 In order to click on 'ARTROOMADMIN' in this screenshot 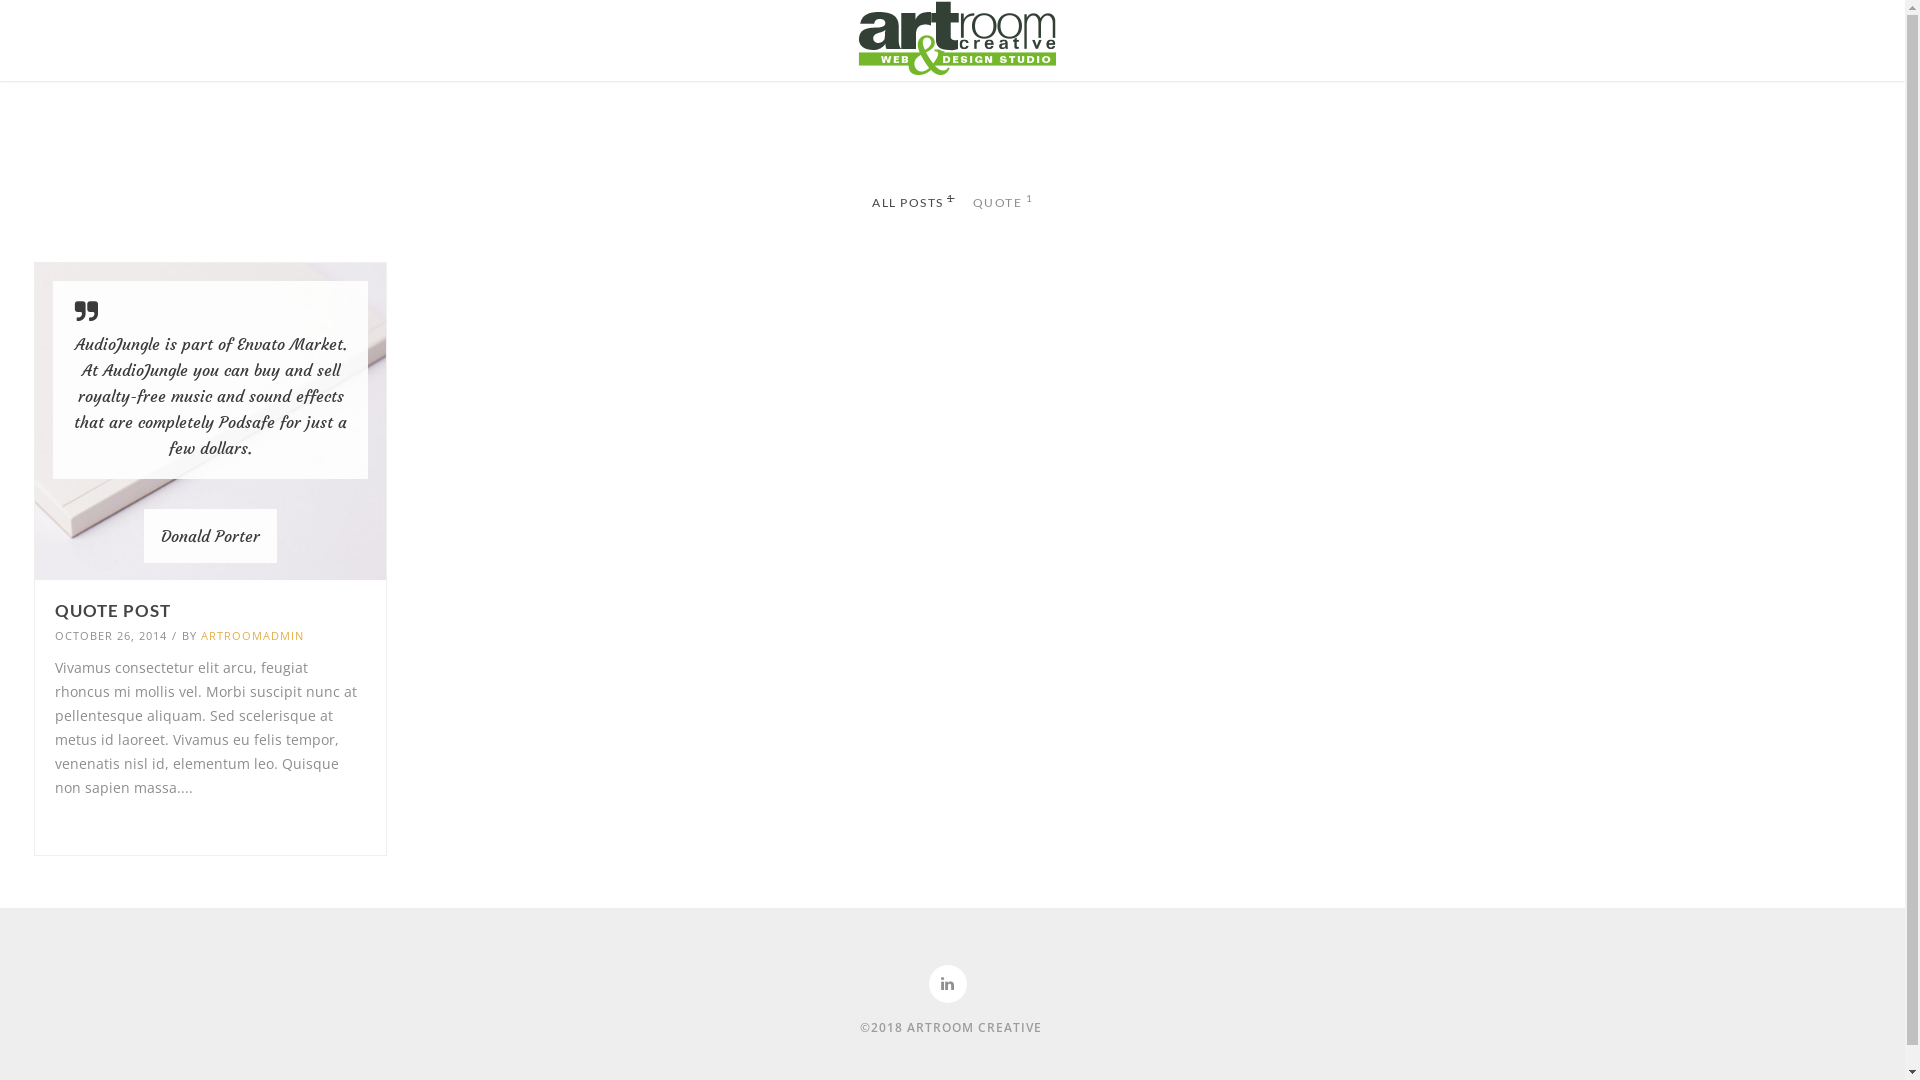, I will do `click(201, 635)`.